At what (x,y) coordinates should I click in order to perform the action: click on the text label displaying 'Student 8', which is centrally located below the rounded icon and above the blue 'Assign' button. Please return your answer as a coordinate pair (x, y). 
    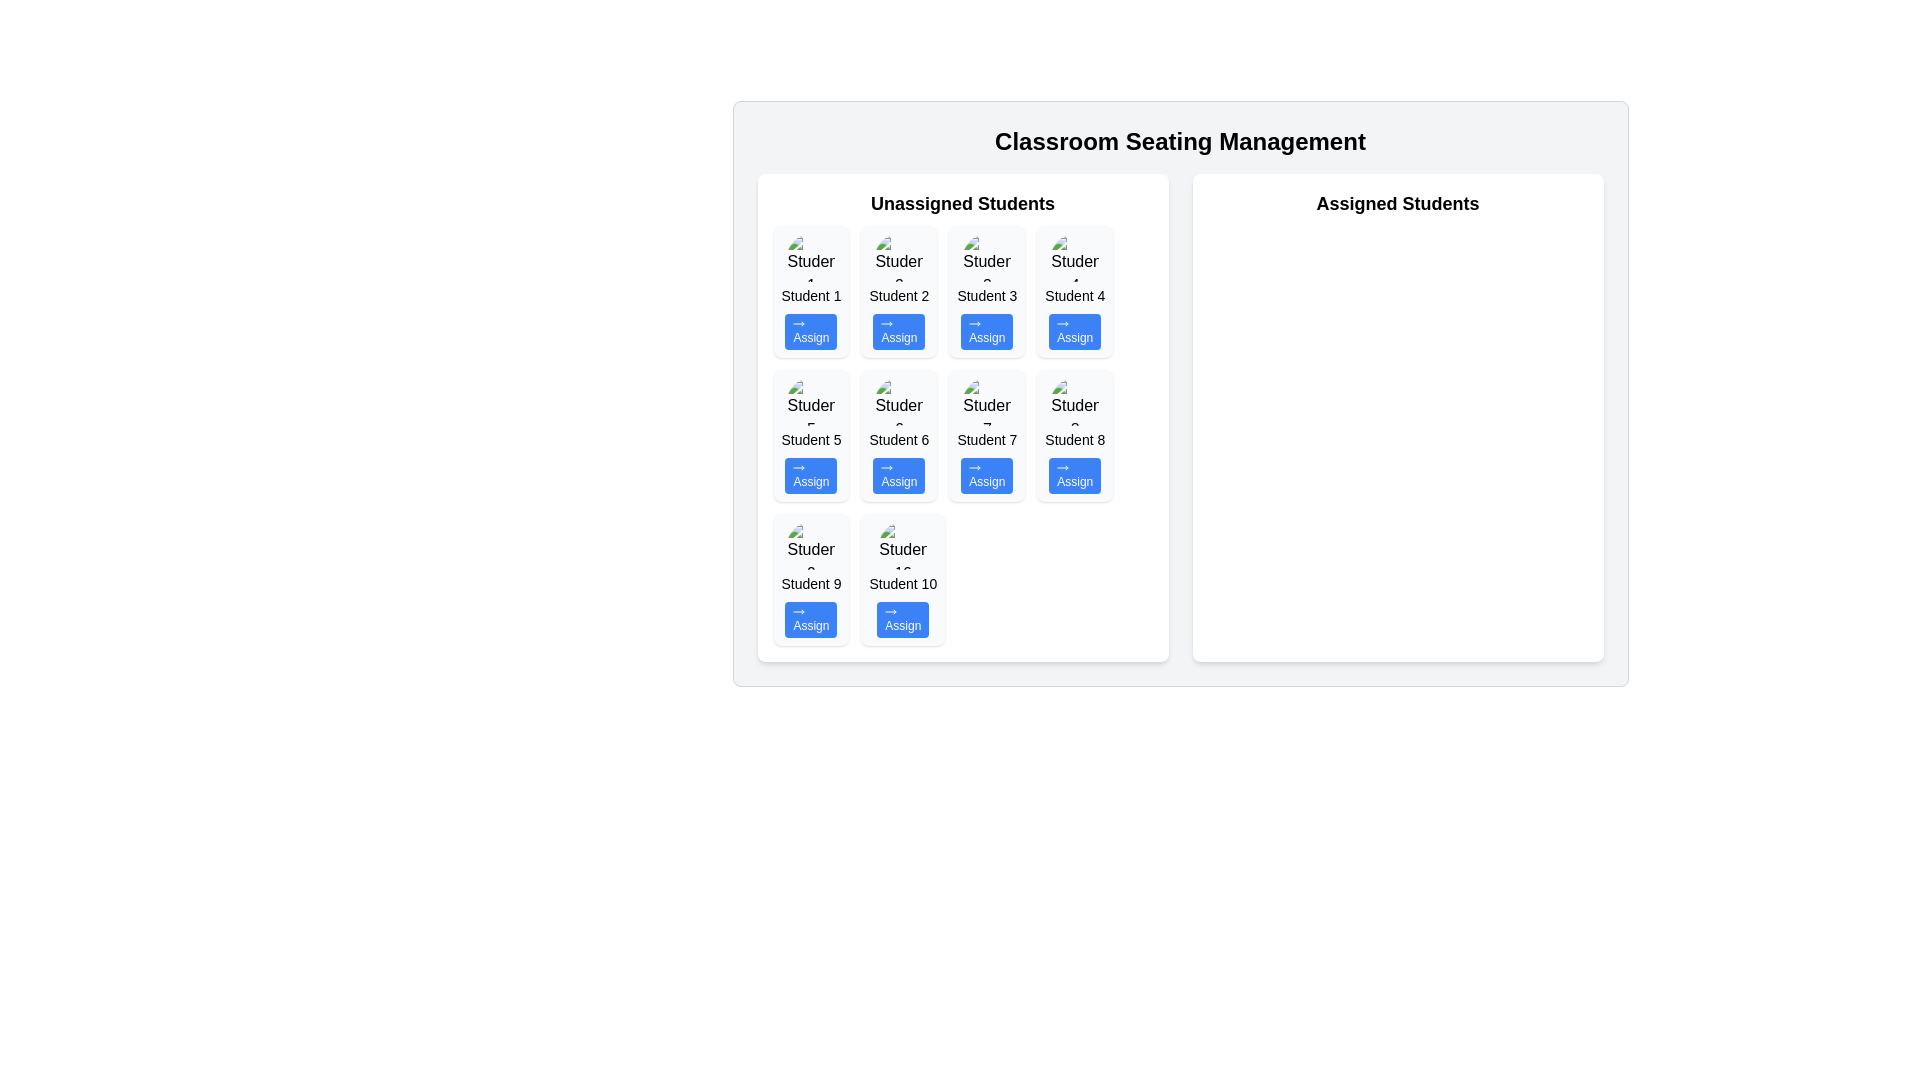
    Looking at the image, I should click on (1074, 438).